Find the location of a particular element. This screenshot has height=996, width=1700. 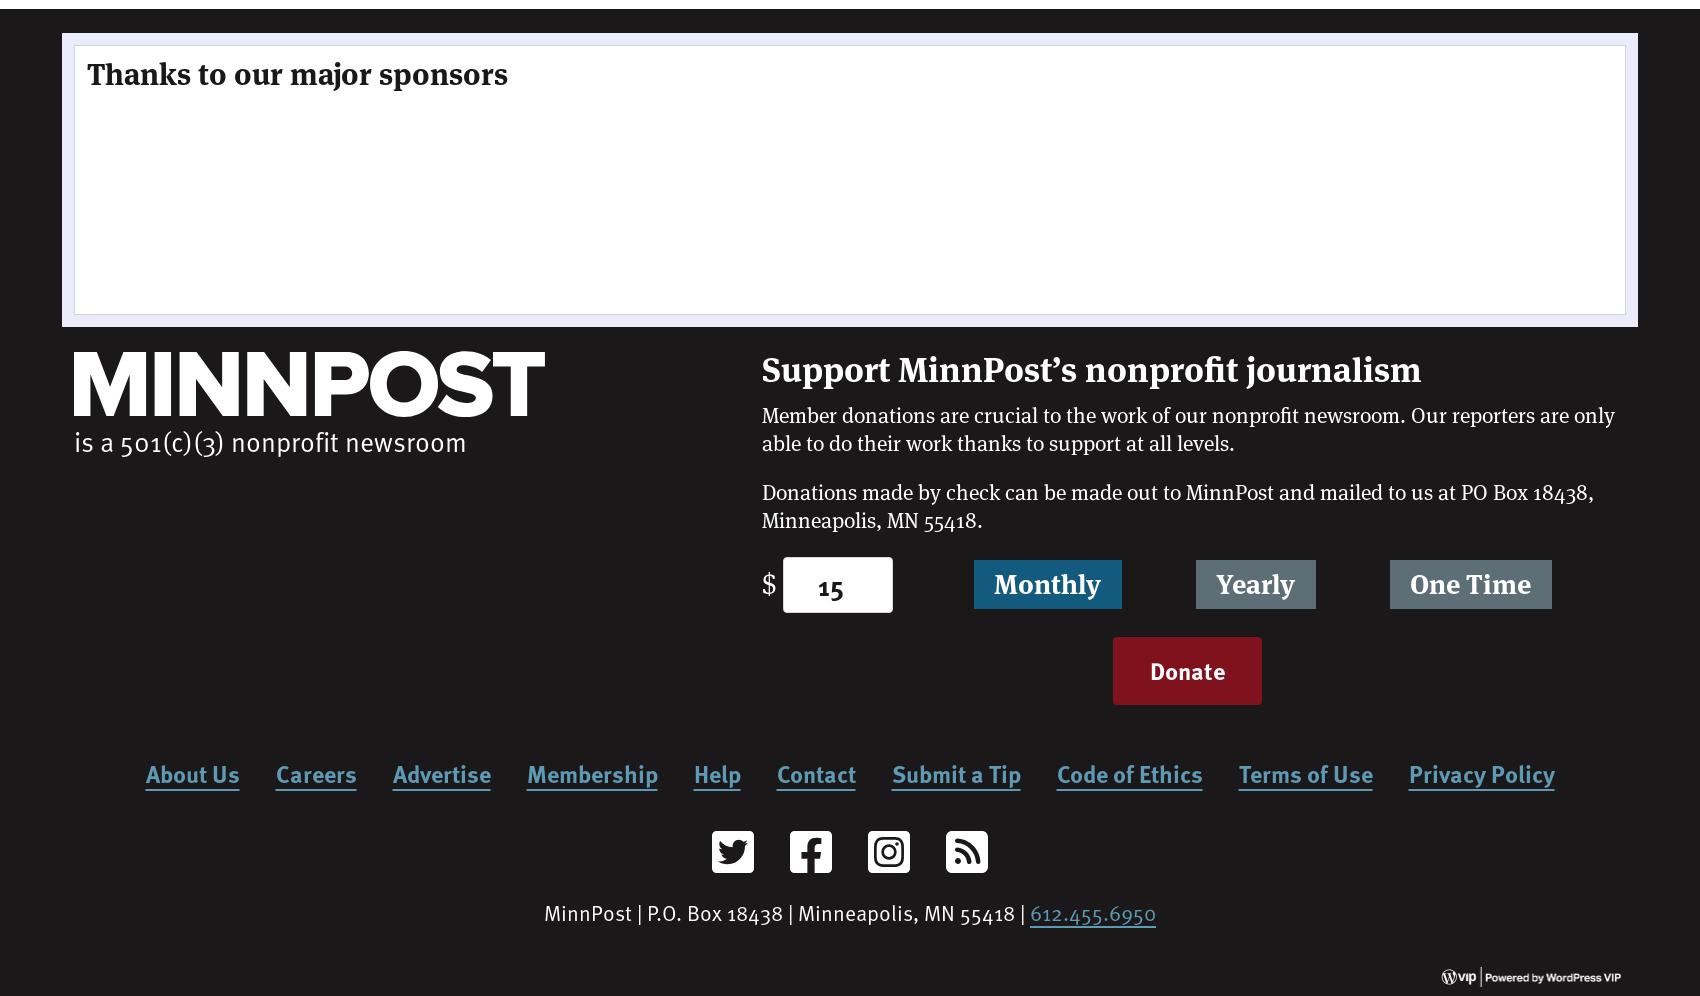

'Contact' is located at coordinates (775, 772).